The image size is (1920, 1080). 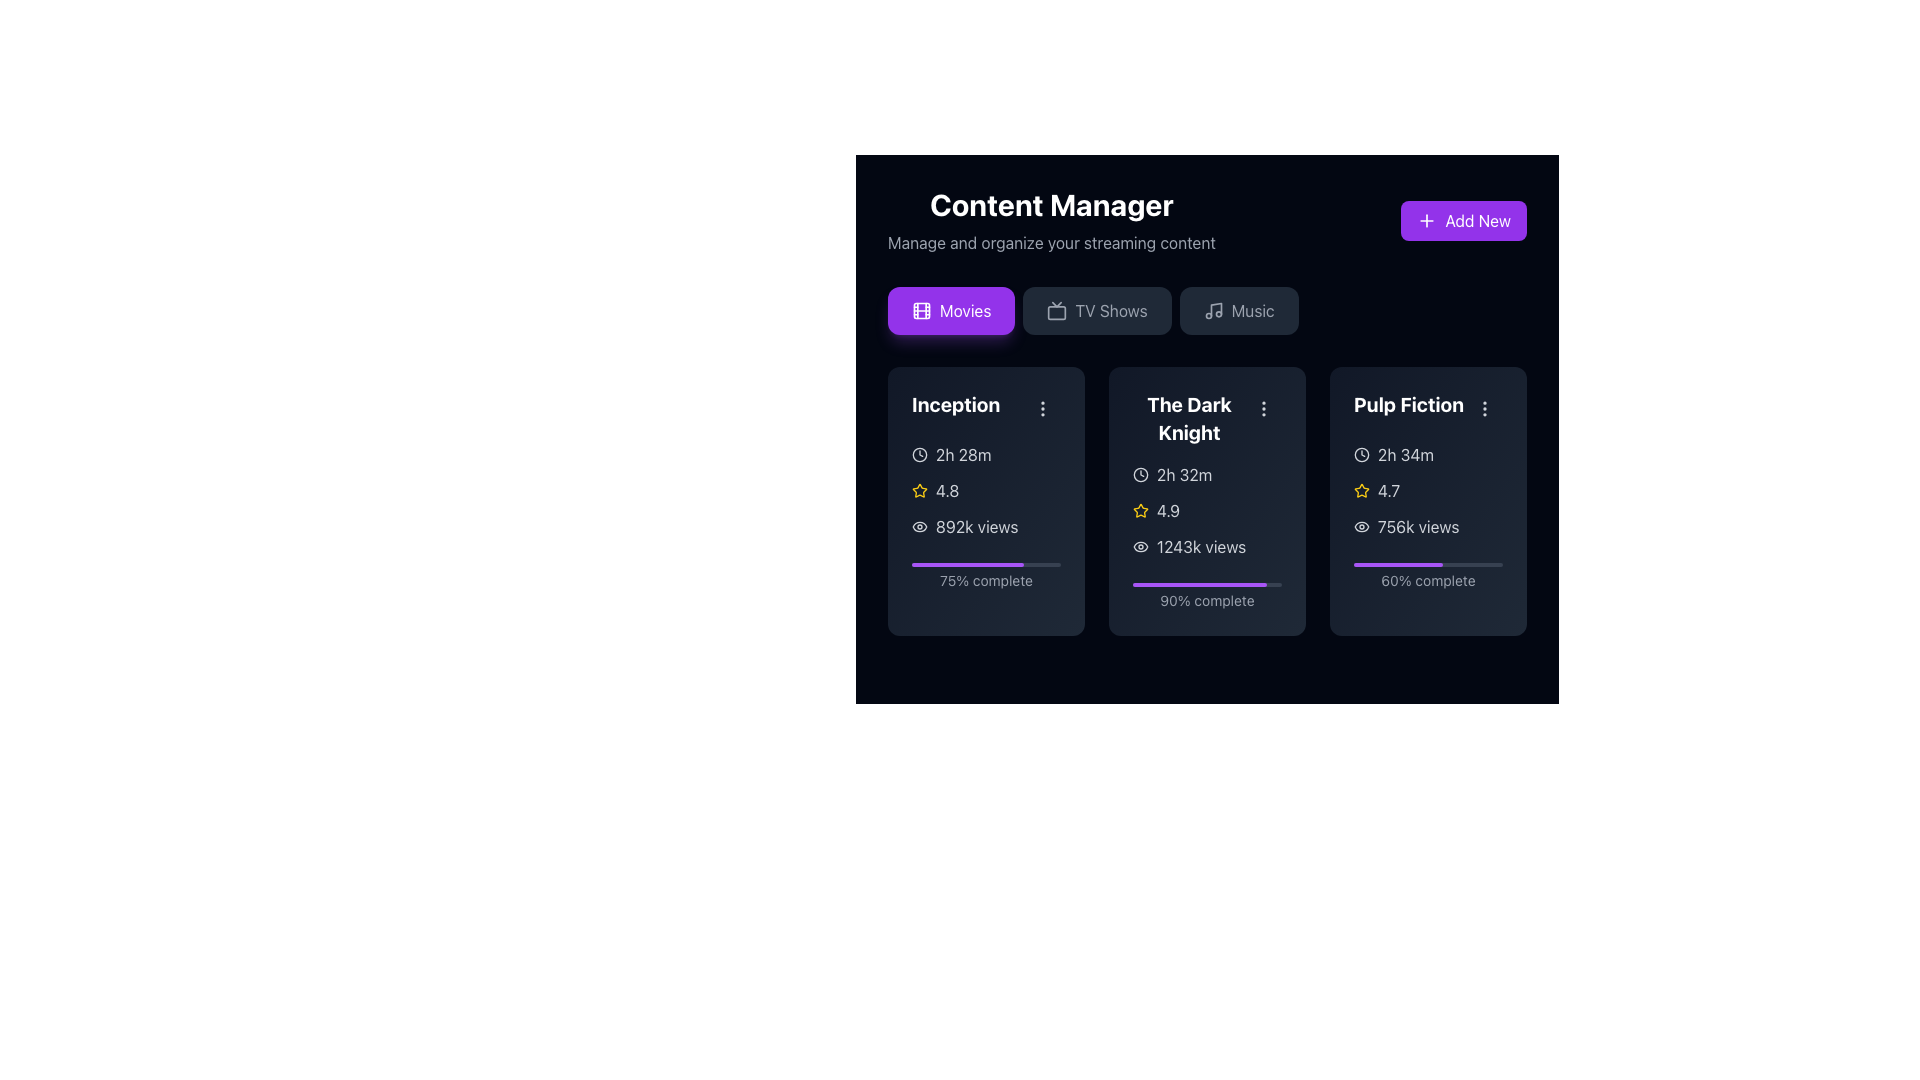 What do you see at coordinates (1184, 474) in the screenshot?
I see `text label conveying the duration of the movie 'The Dark Knight', which is located next to a clock icon within the card titled 'The Dark Knight' under the 'Movies' category` at bounding box center [1184, 474].